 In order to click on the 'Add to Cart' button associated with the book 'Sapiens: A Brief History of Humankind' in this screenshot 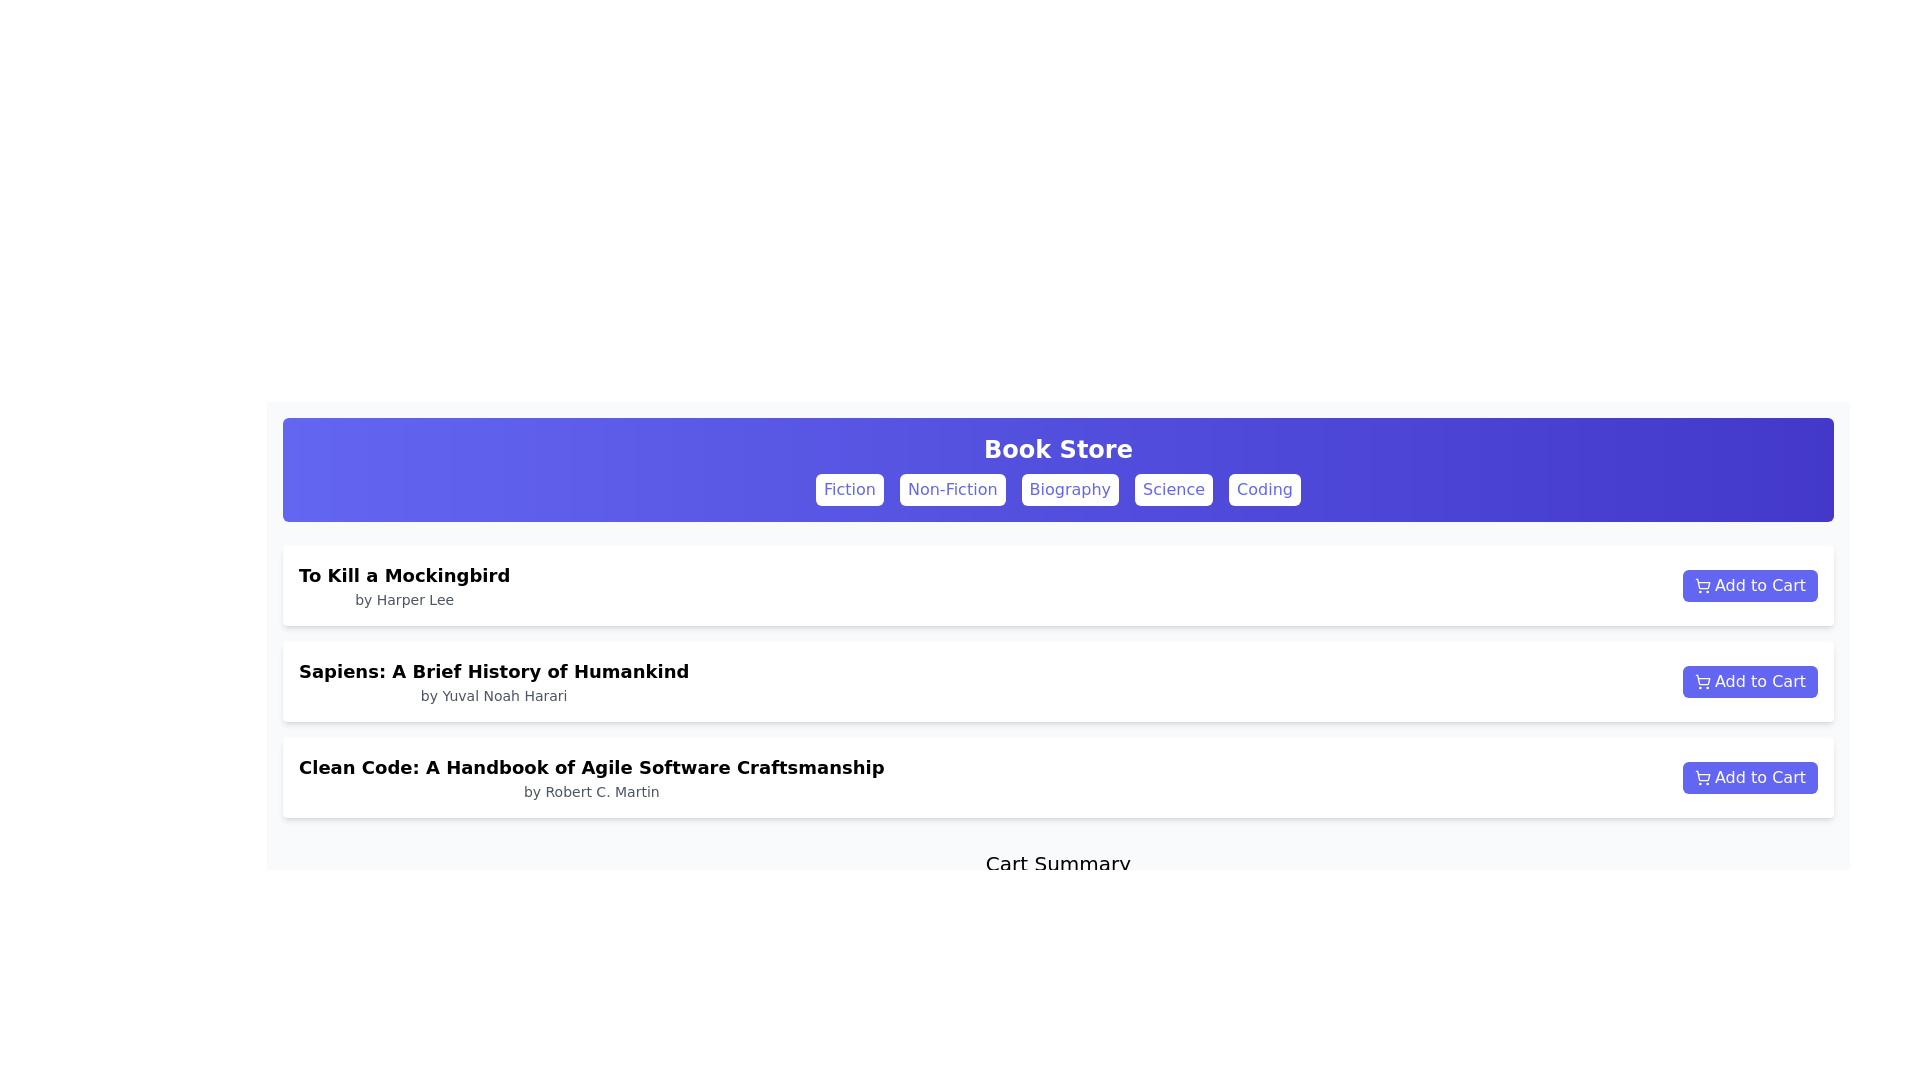, I will do `click(1749, 681)`.